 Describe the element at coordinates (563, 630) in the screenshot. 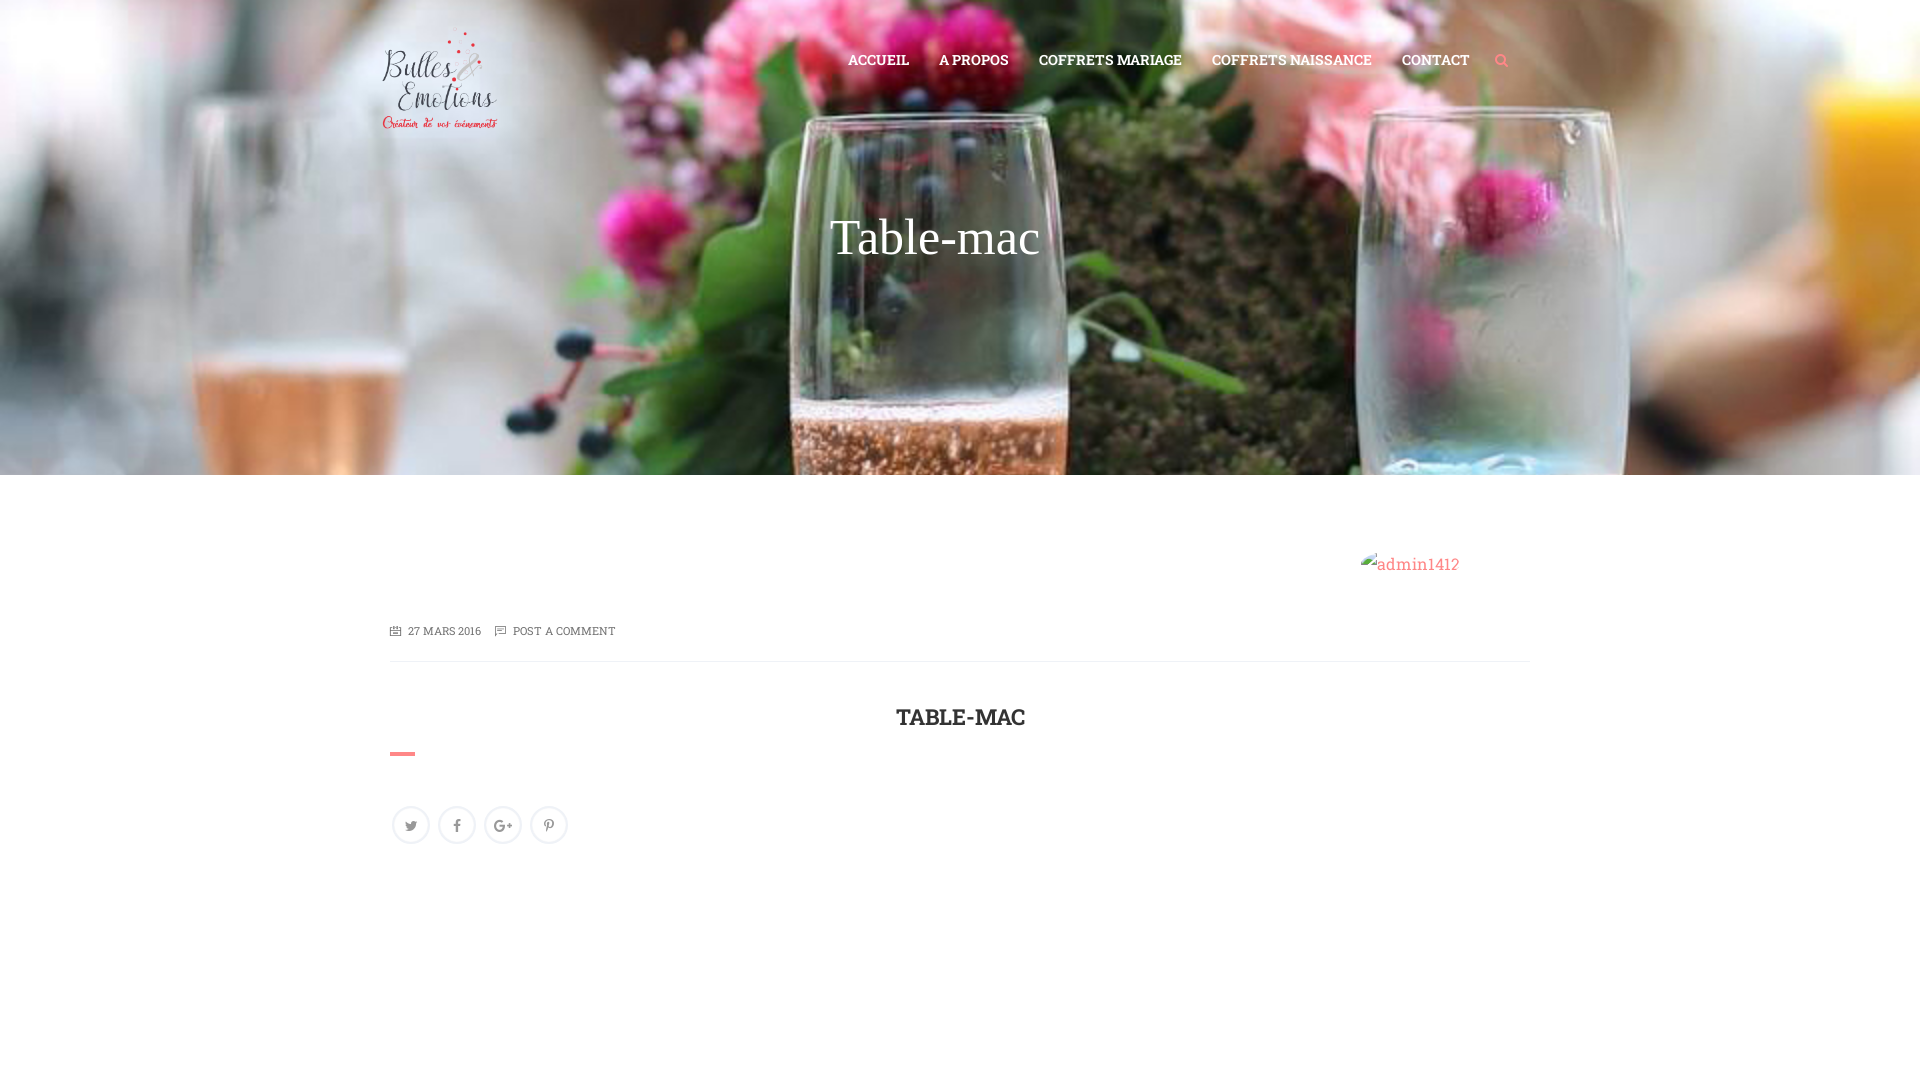

I see `'POST A COMMENT'` at that location.